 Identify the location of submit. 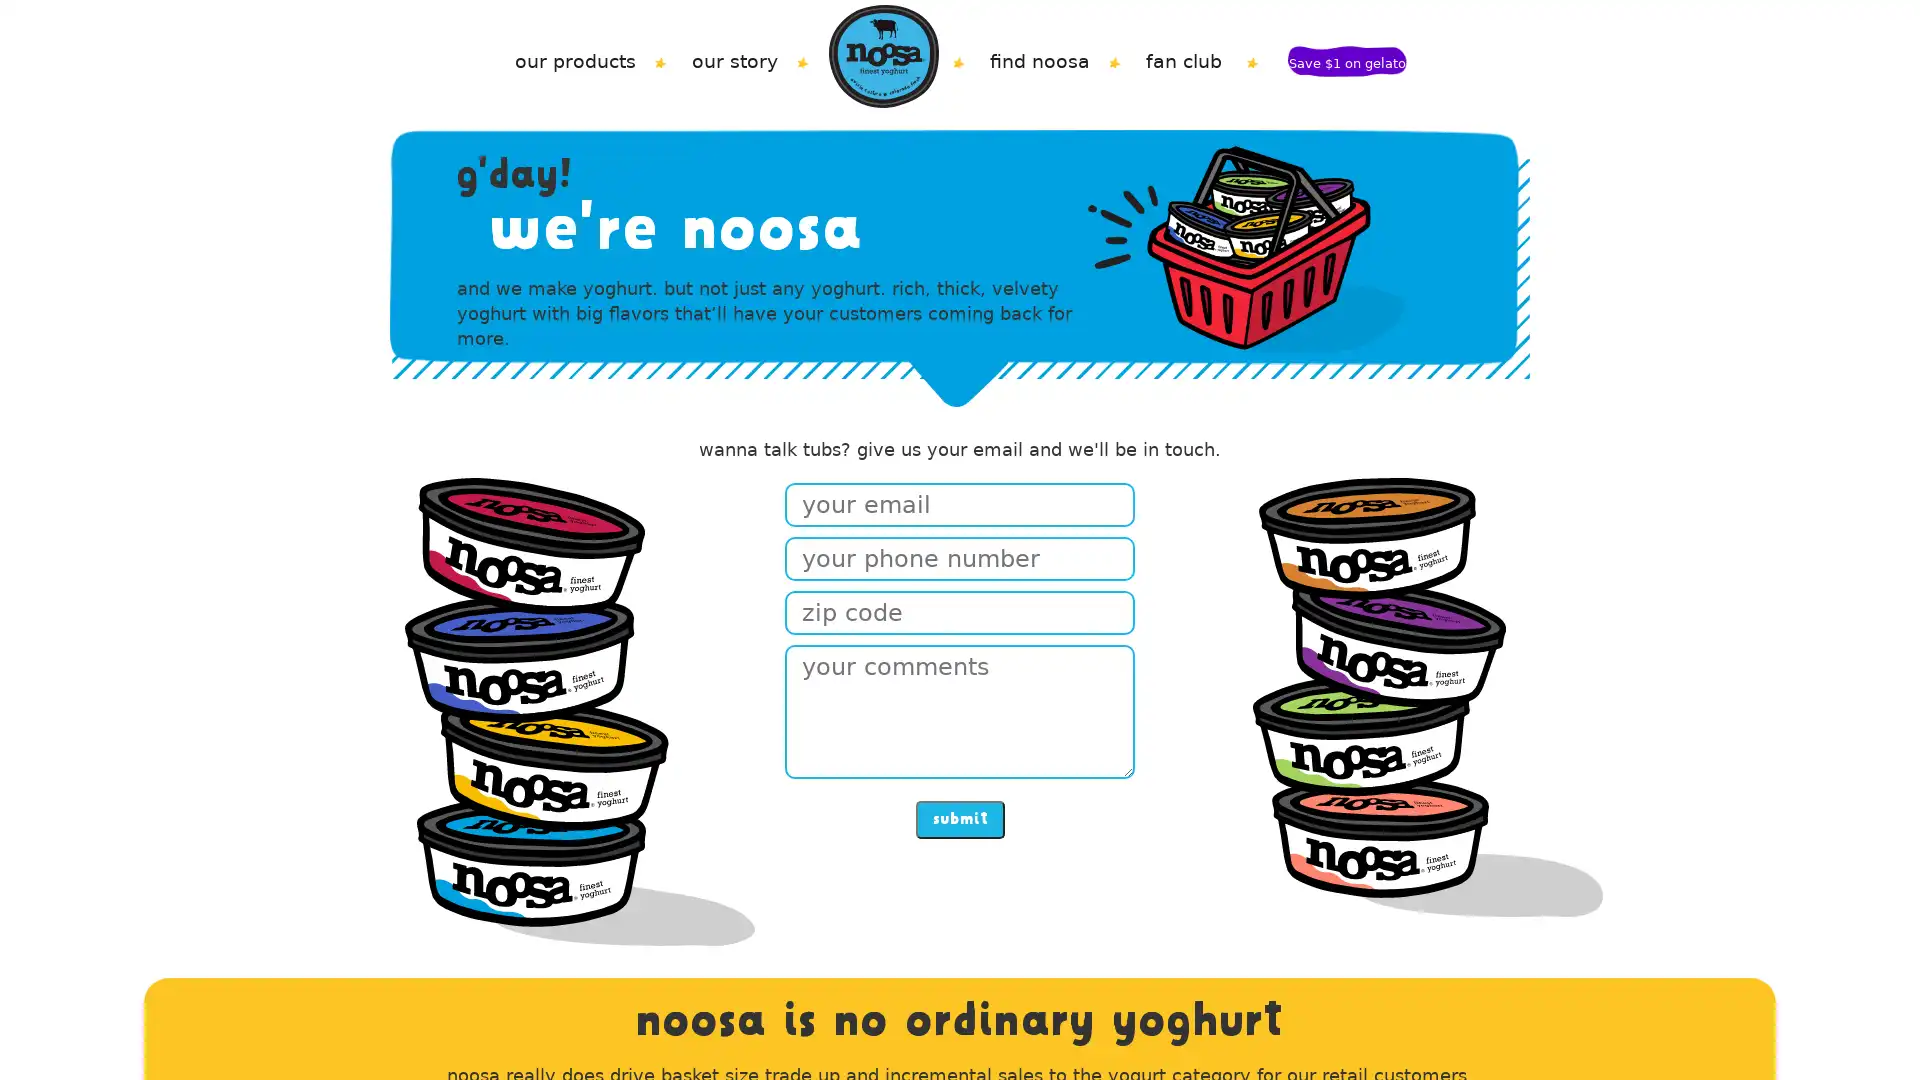
(958, 818).